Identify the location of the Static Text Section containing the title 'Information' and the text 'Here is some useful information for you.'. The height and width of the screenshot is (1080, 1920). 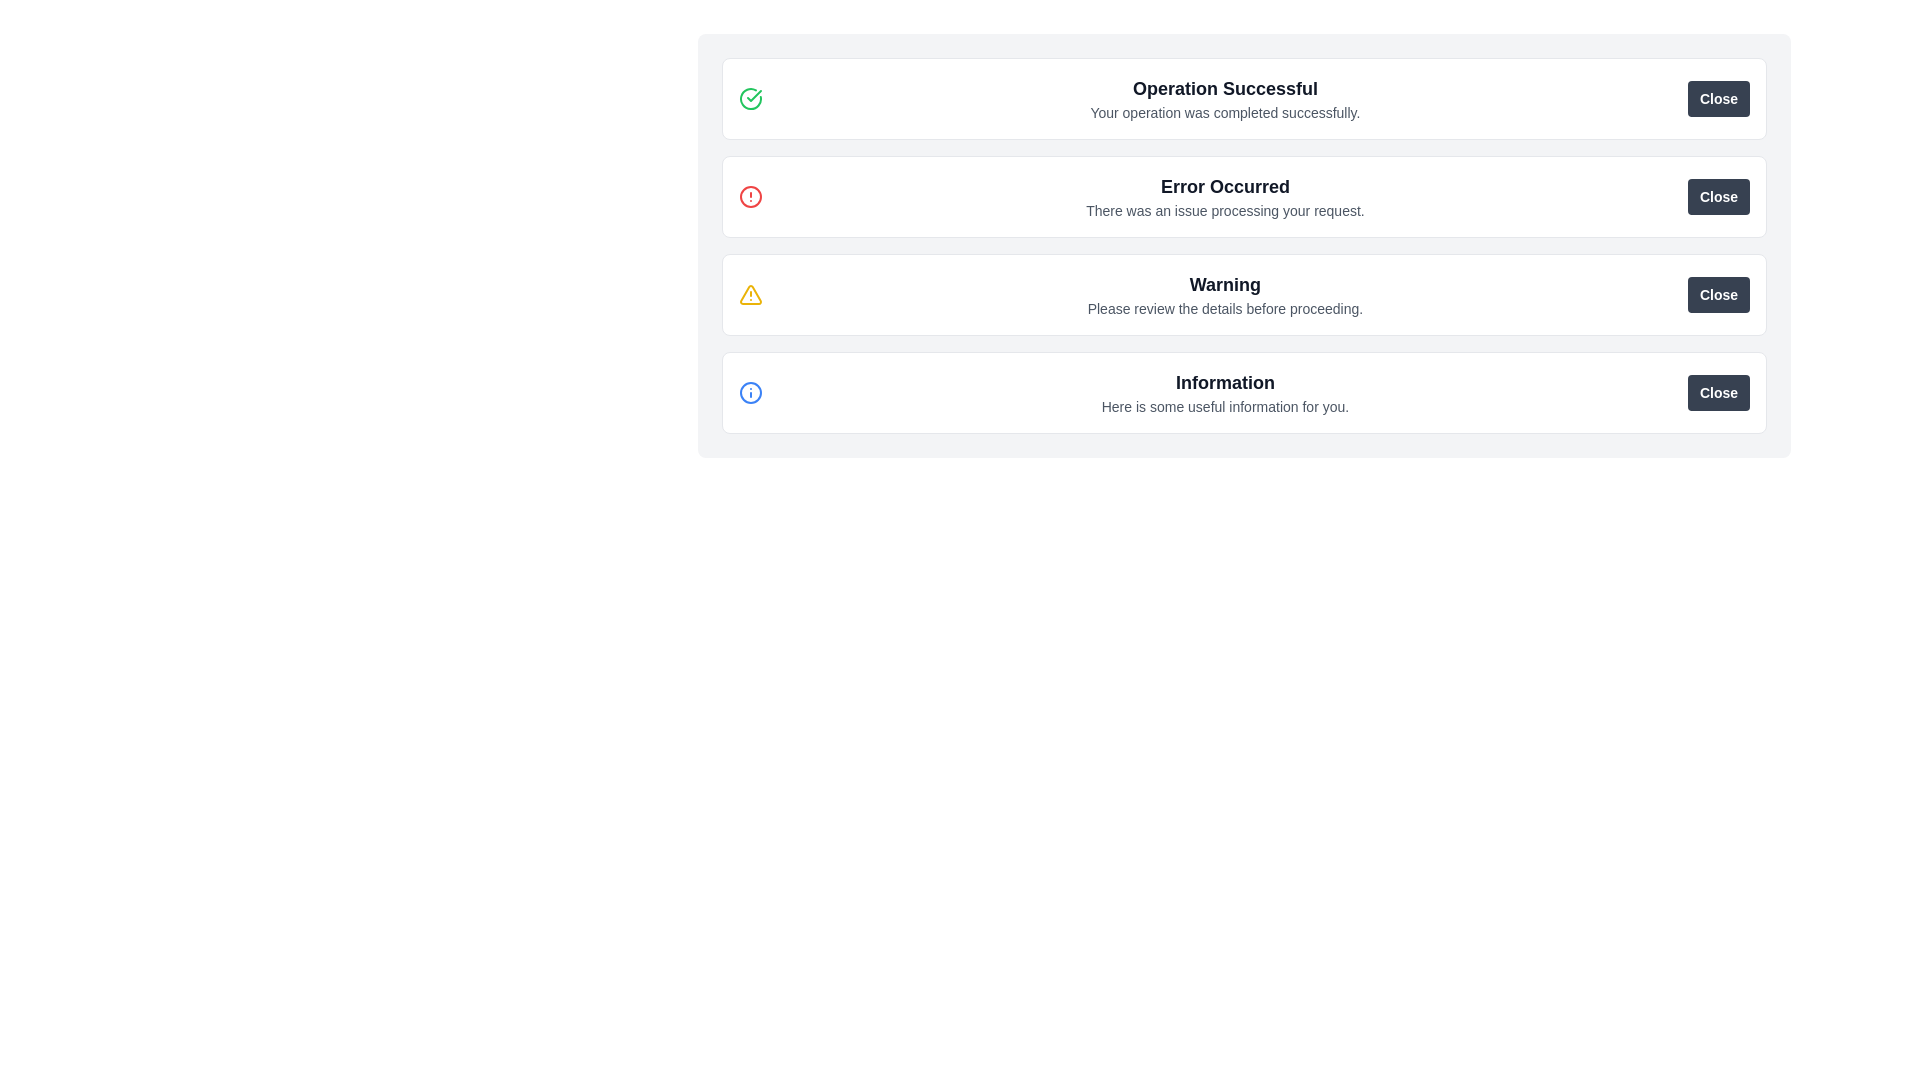
(1224, 393).